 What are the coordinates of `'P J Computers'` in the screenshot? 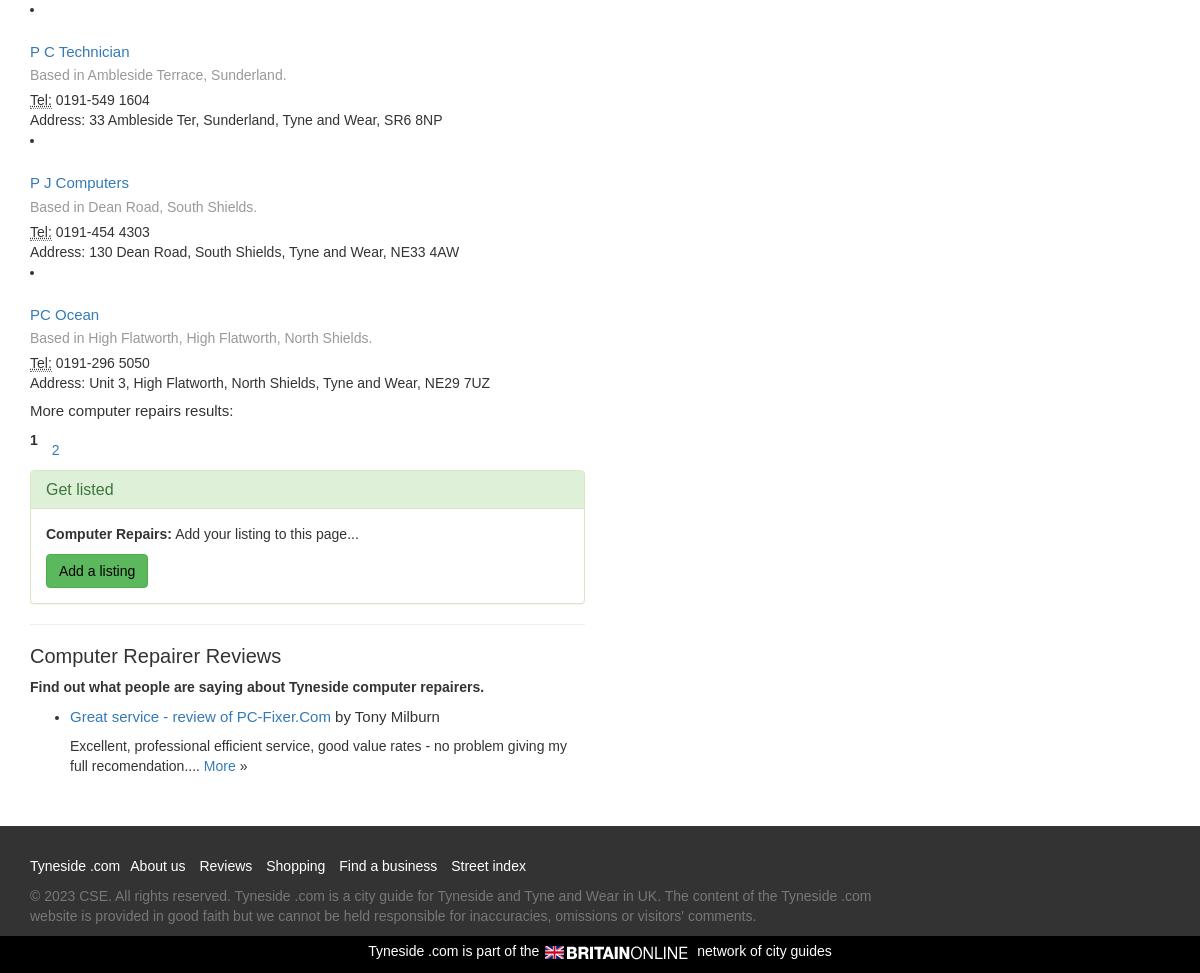 It's located at (78, 182).